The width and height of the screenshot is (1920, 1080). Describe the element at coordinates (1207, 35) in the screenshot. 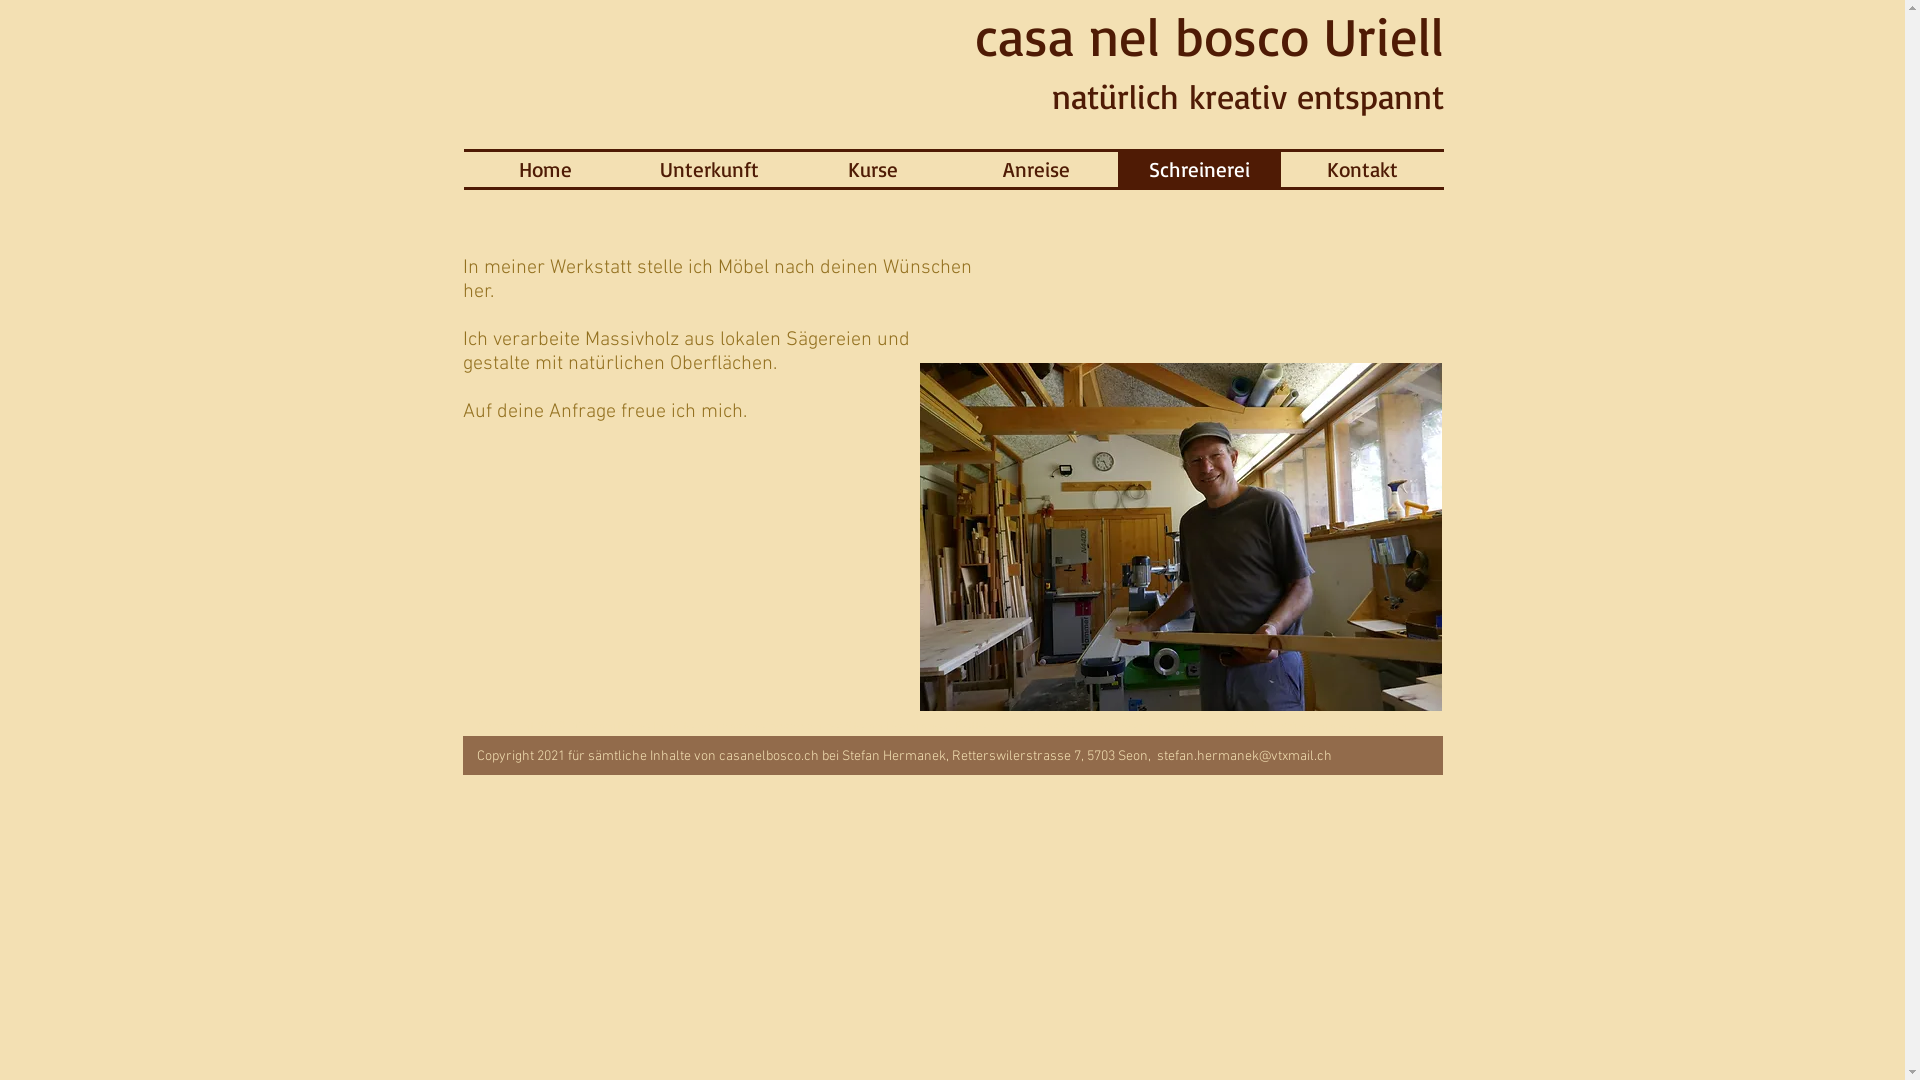

I see `'casa nel bosco Uriell'` at that location.